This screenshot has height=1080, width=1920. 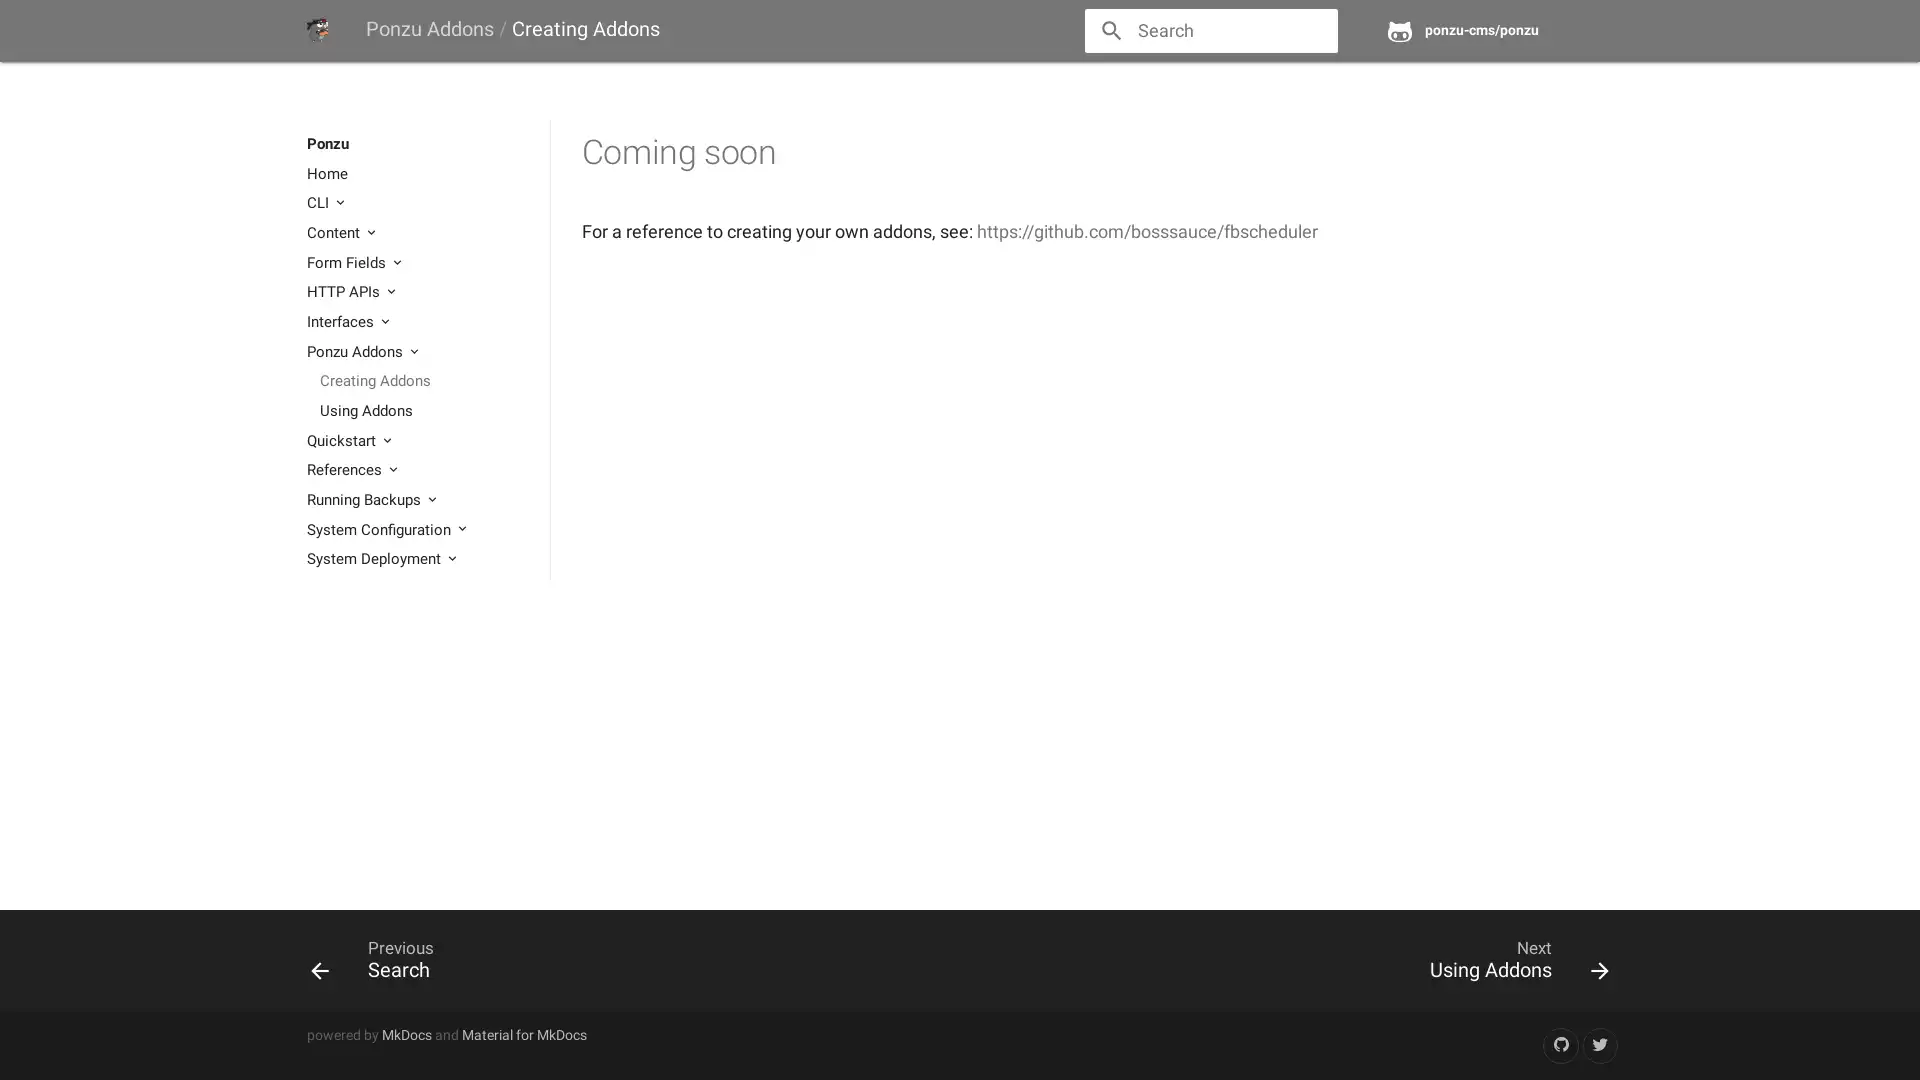 What do you see at coordinates (1311, 30) in the screenshot?
I see `close` at bounding box center [1311, 30].